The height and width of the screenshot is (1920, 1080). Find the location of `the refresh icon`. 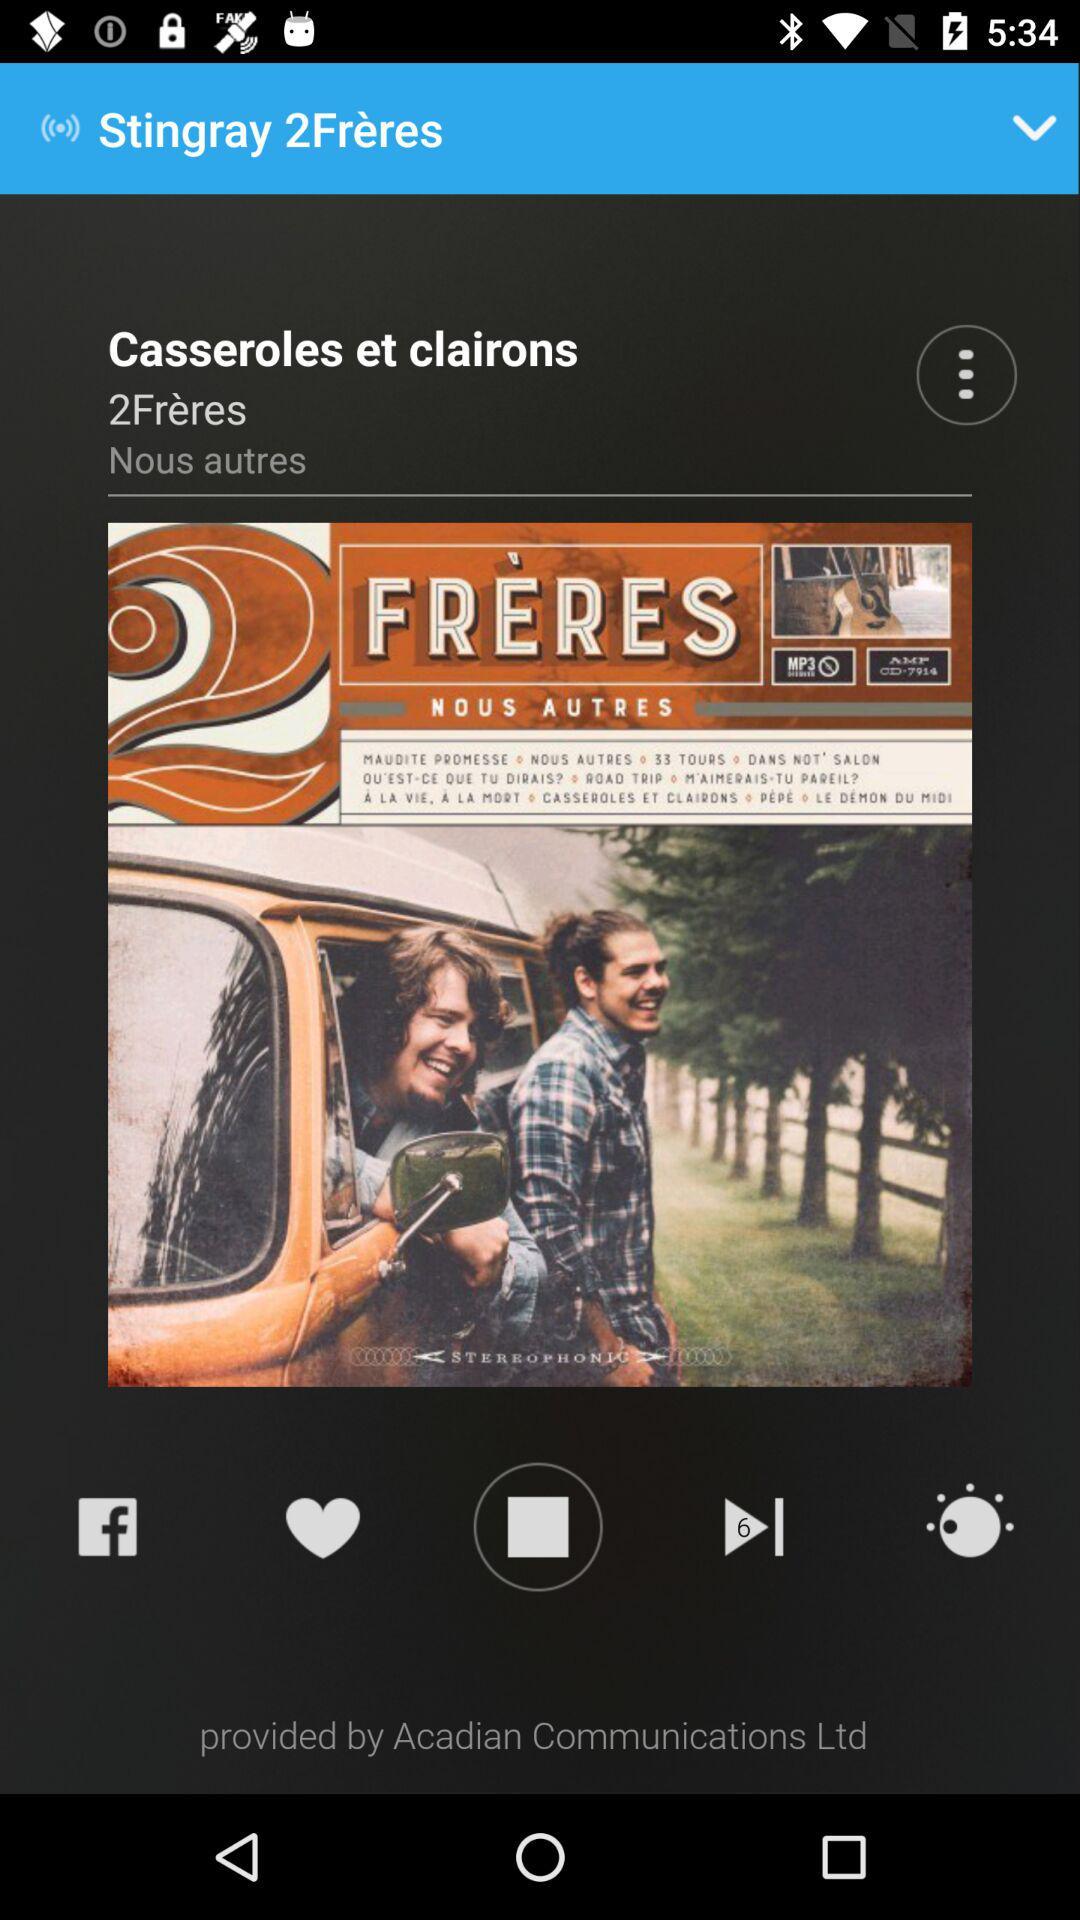

the refresh icon is located at coordinates (969, 1525).